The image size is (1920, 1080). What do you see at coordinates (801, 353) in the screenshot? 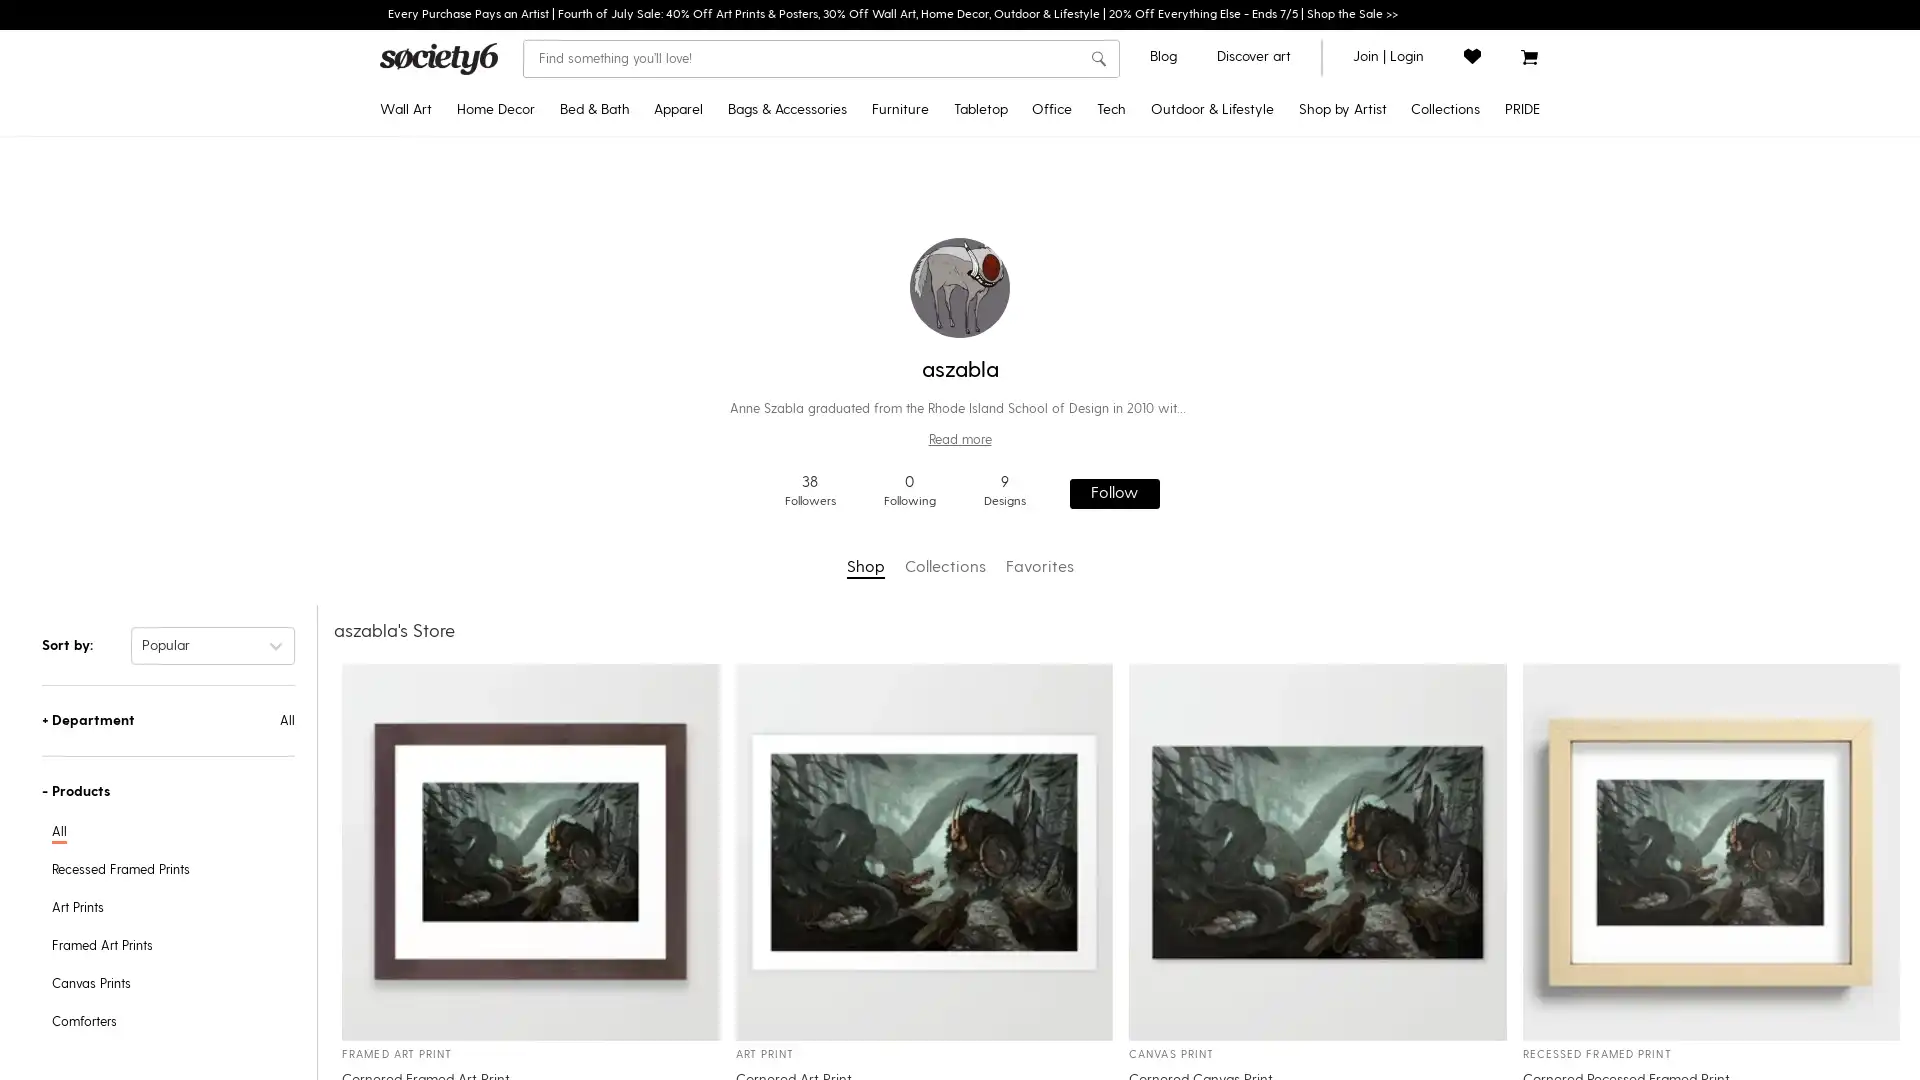
I see `Makeup Bags` at bounding box center [801, 353].